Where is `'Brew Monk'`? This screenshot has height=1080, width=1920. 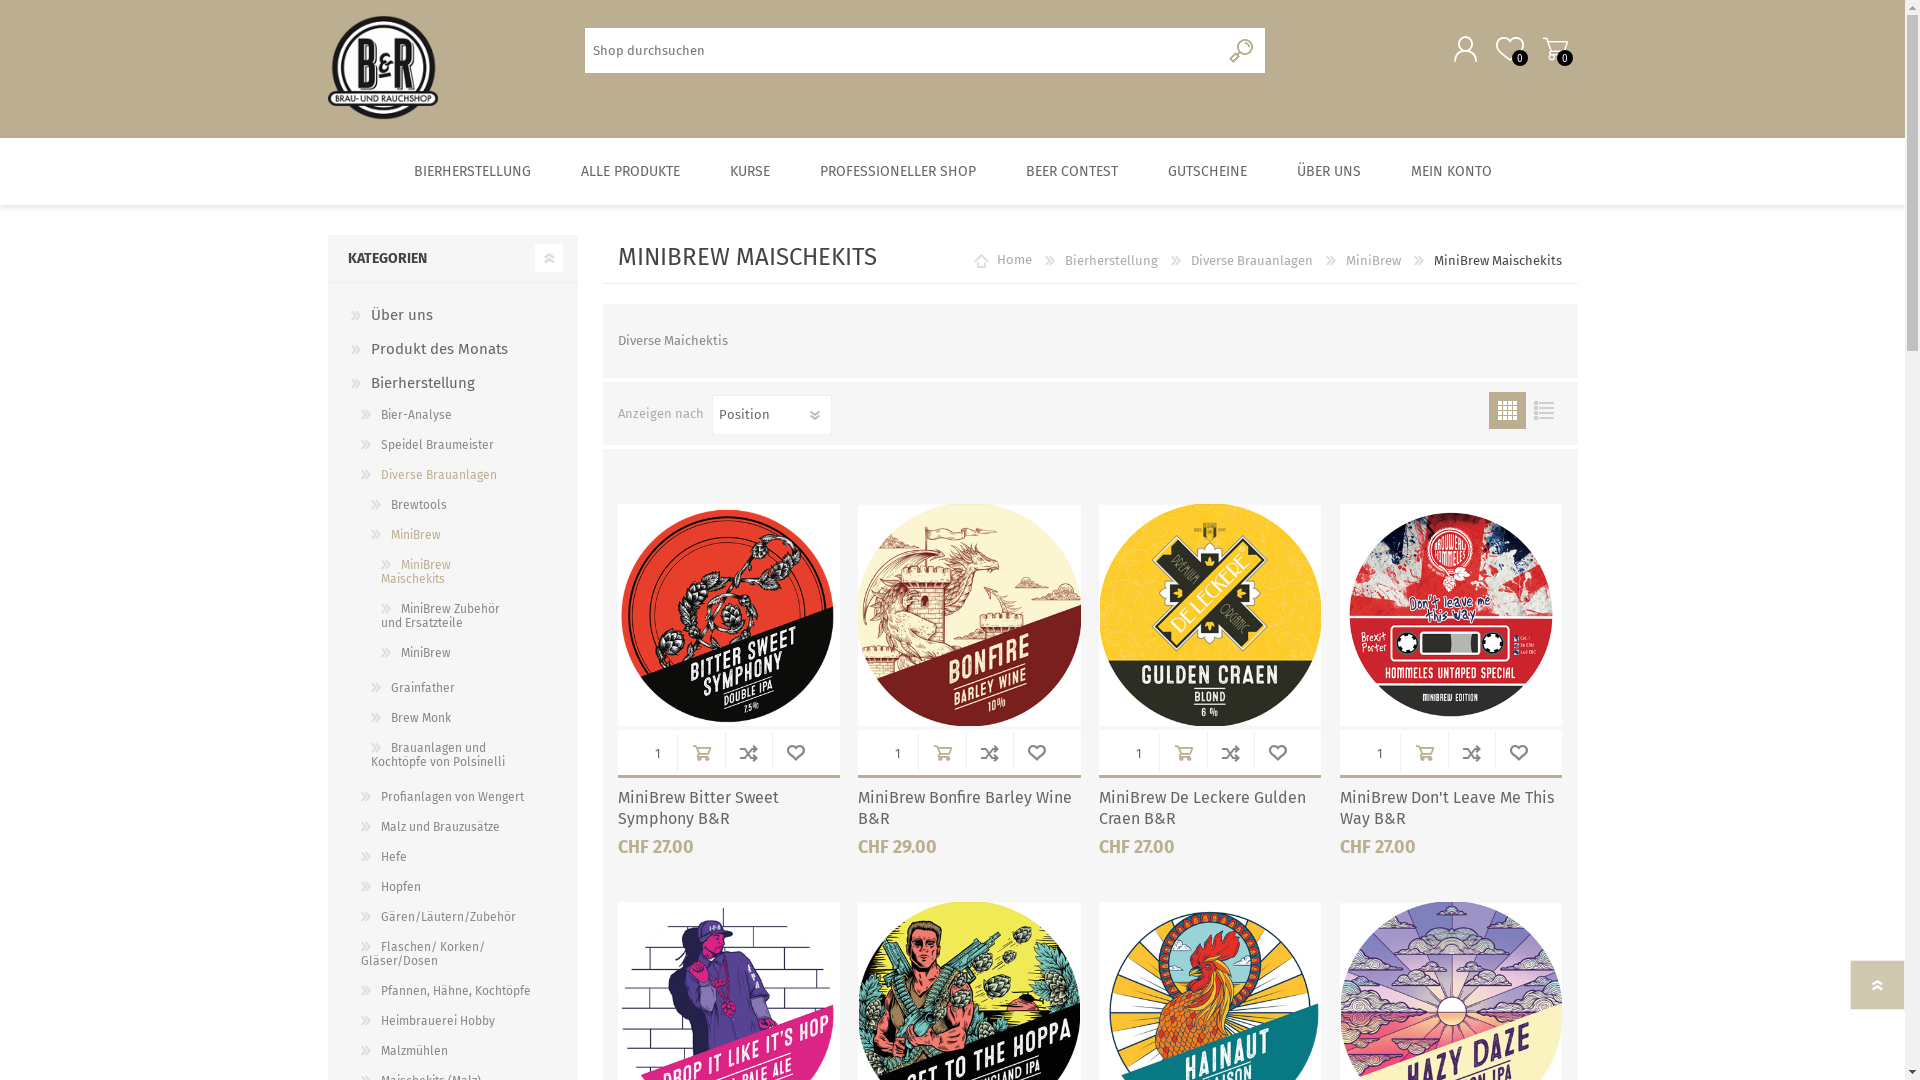
'Brew Monk' is located at coordinates (410, 716).